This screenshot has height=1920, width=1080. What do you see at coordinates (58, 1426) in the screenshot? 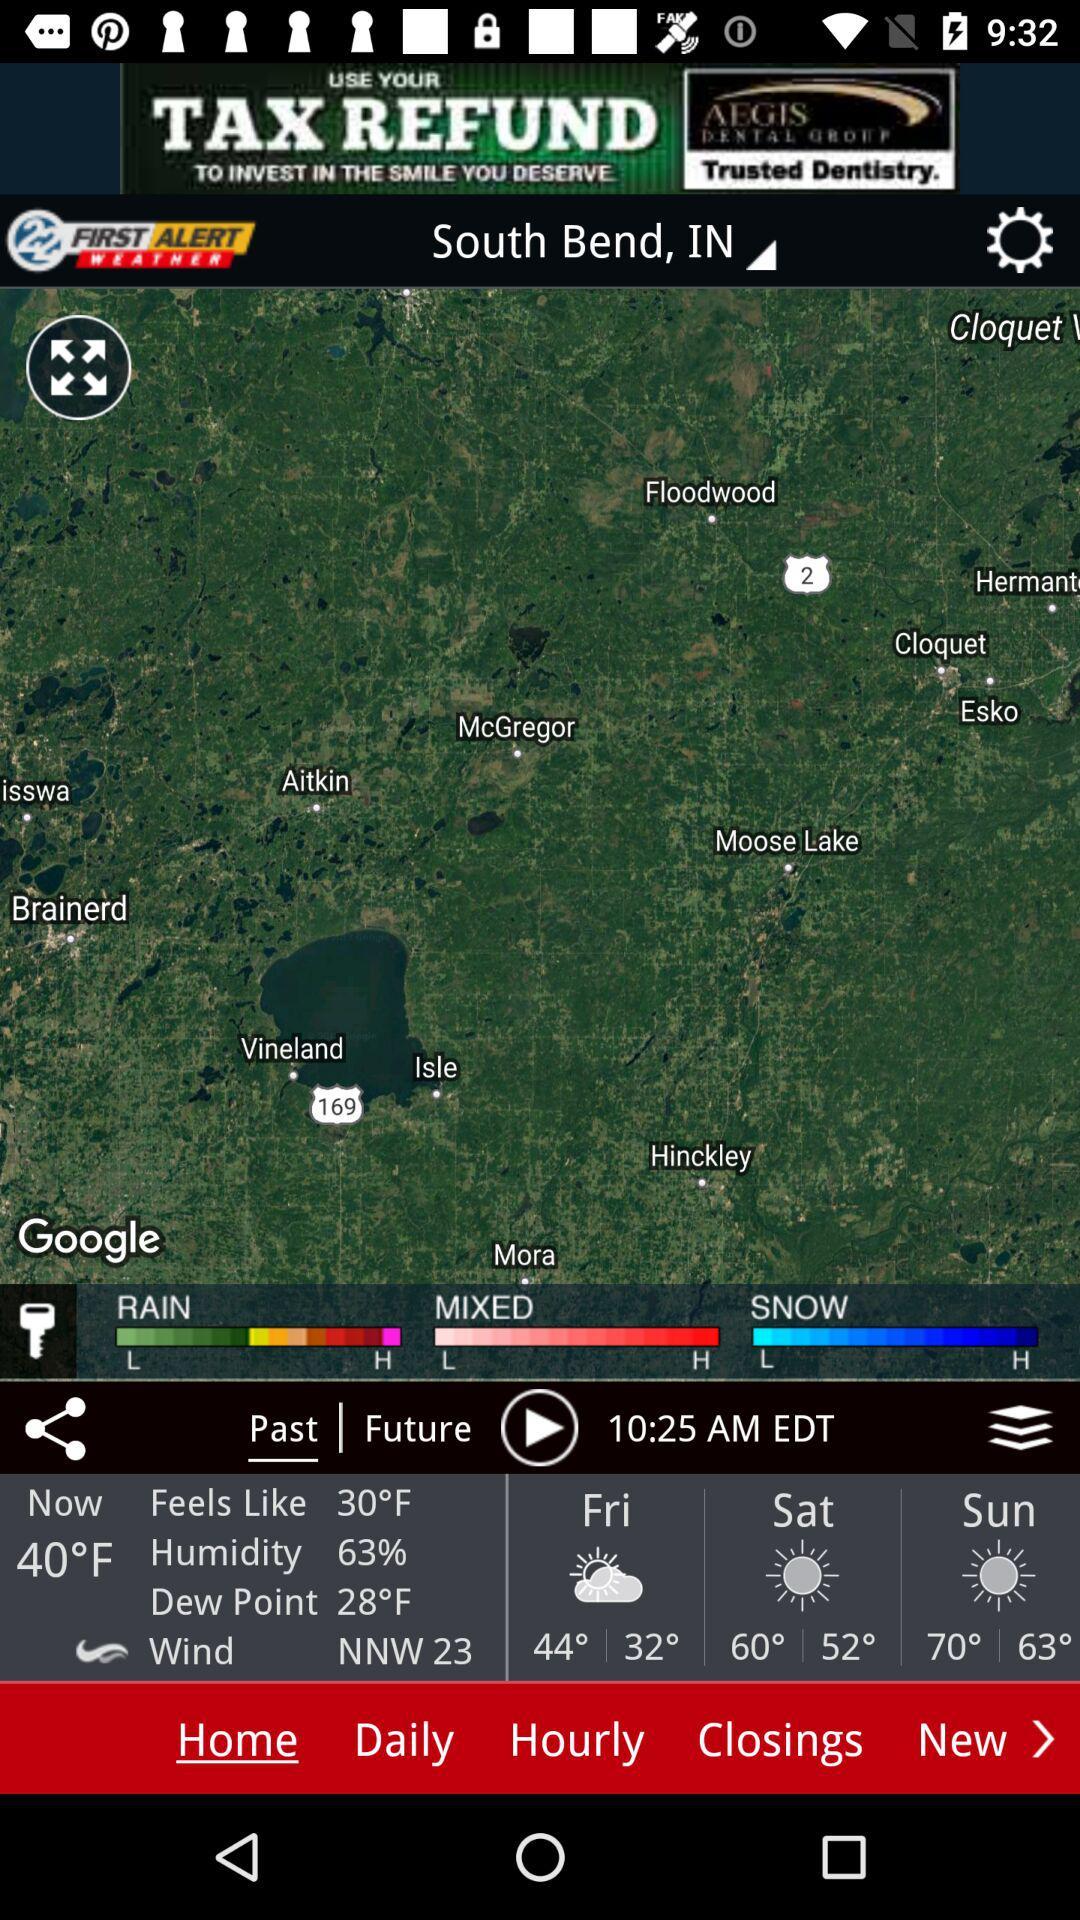
I see `the share icon` at bounding box center [58, 1426].